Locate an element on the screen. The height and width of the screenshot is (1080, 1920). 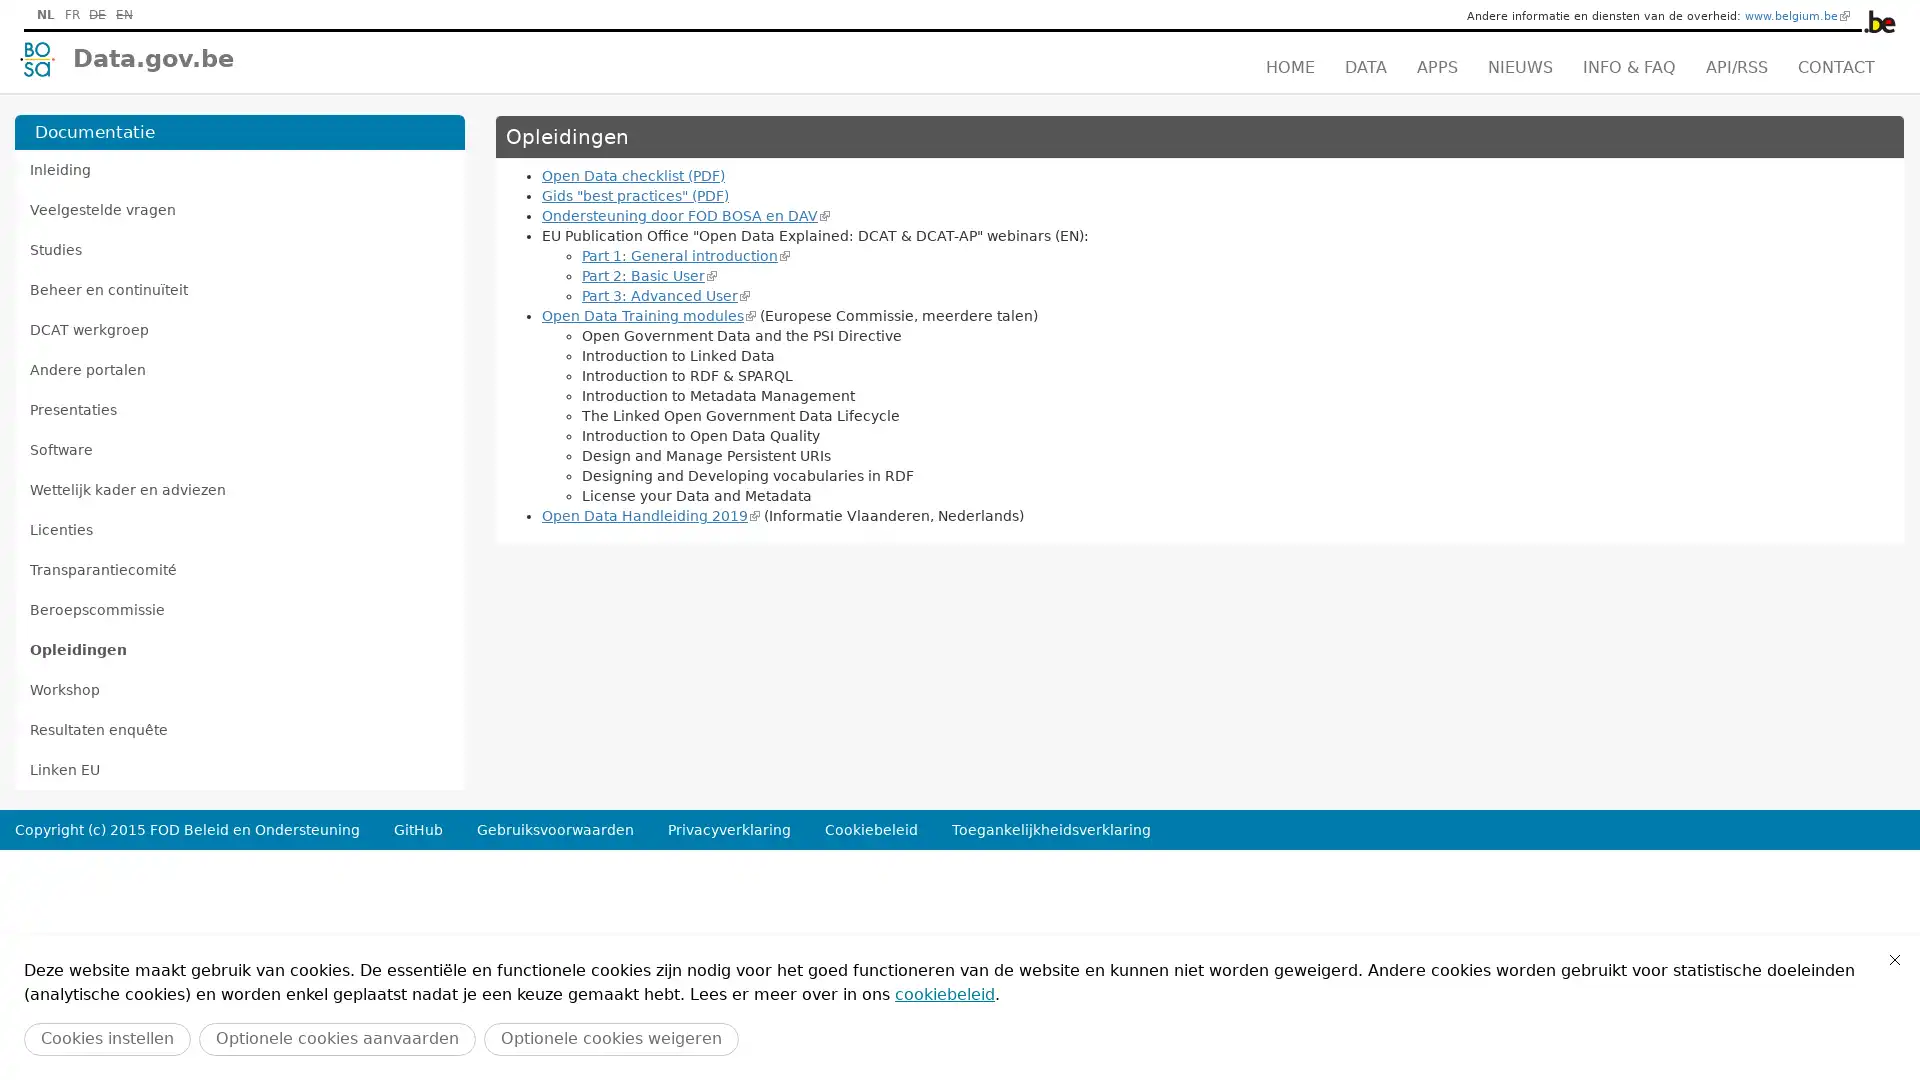
Optionele cookies weigeren is located at coordinates (610, 1038).